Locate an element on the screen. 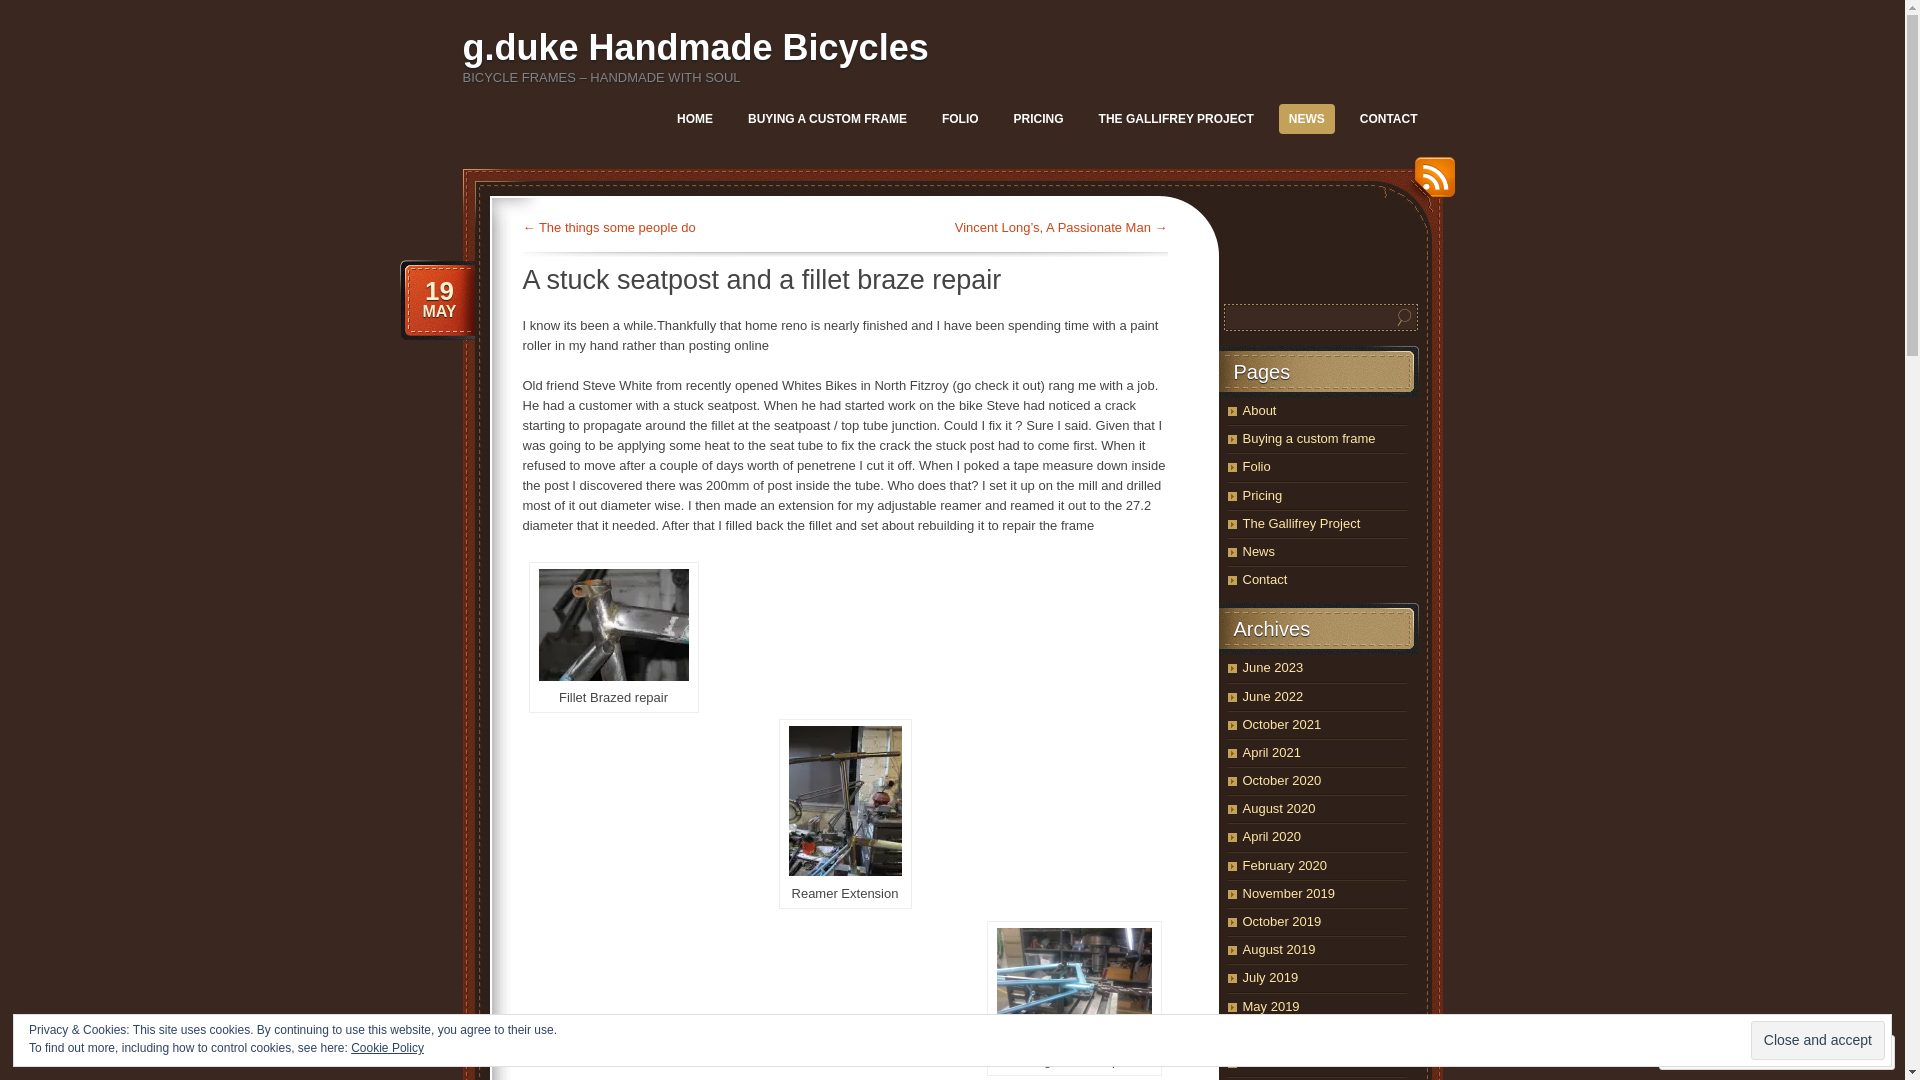  'Cookie Policy' is located at coordinates (387, 1047).